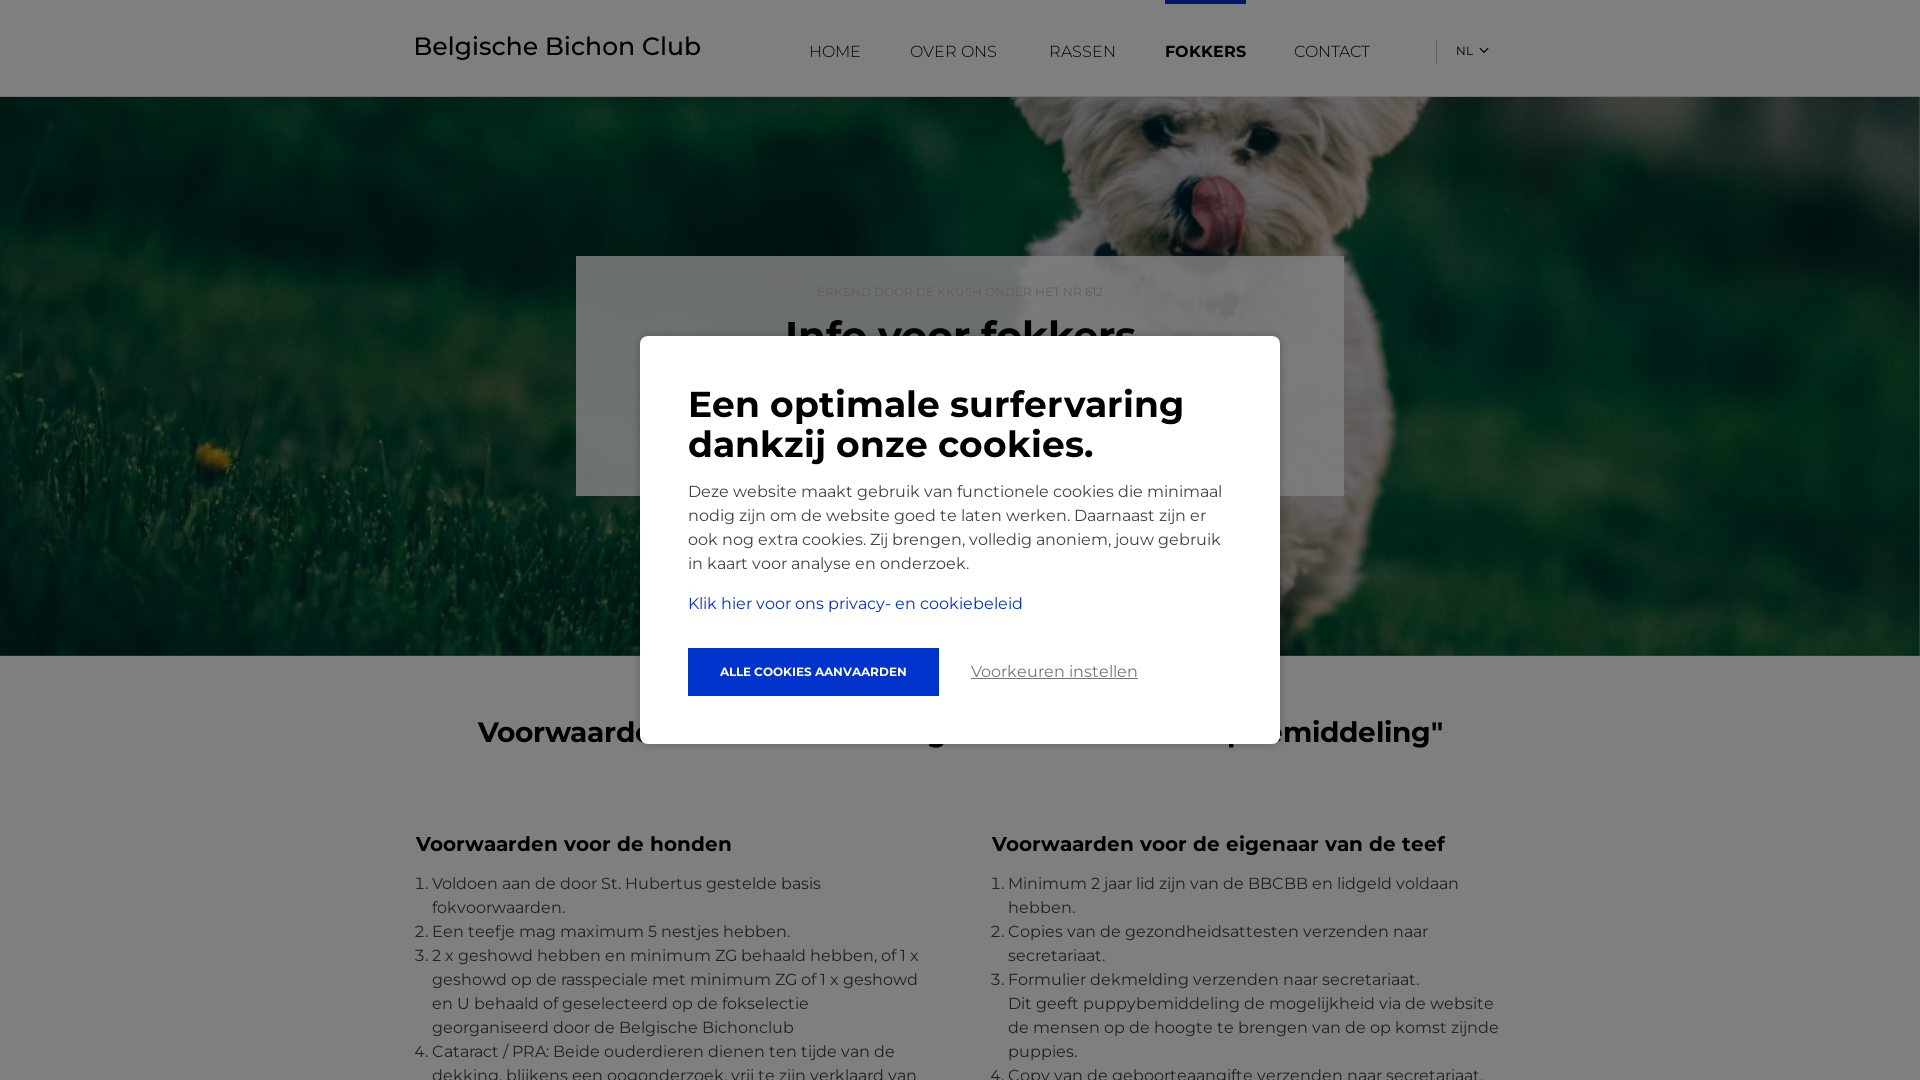  What do you see at coordinates (813, 671) in the screenshot?
I see `'ALLE COOKIES AANVAARDEN'` at bounding box center [813, 671].